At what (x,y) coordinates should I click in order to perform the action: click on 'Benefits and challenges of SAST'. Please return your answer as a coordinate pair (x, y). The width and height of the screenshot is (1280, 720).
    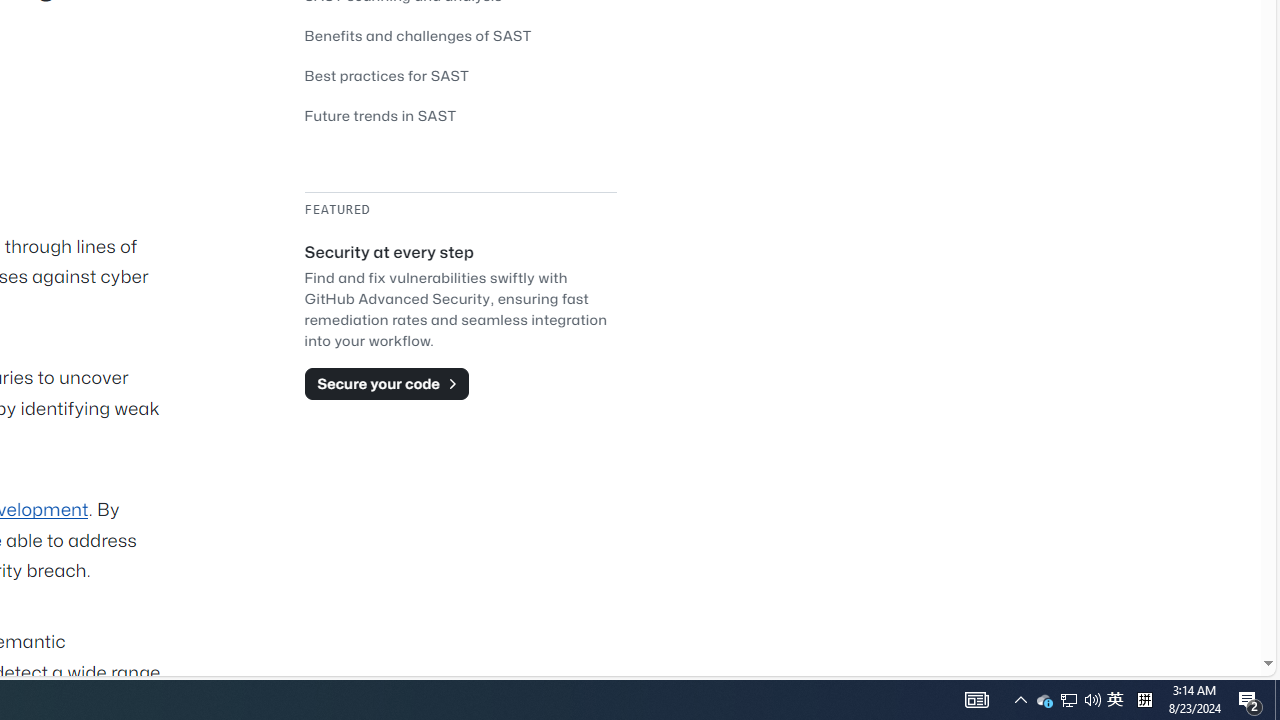
    Looking at the image, I should click on (417, 35).